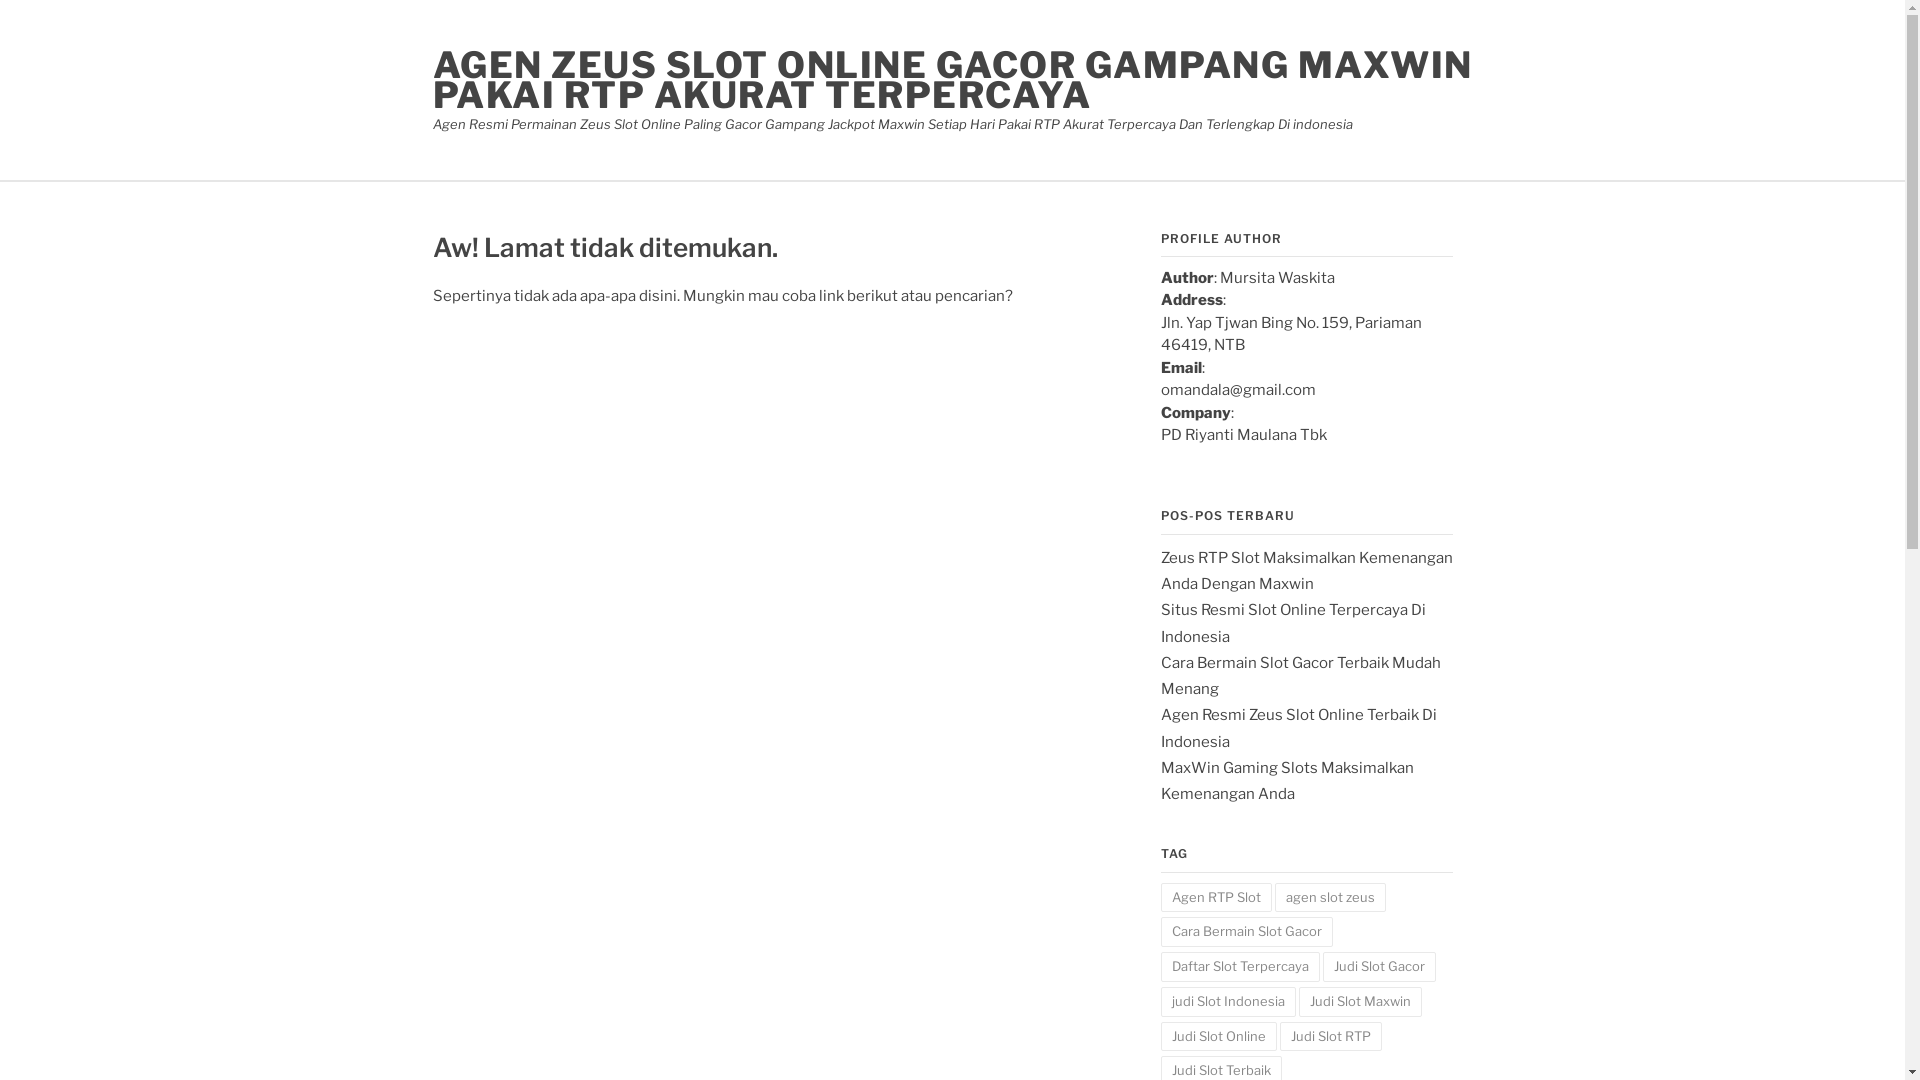 Image resolution: width=1920 pixels, height=1080 pixels. What do you see at coordinates (1226, 1002) in the screenshot?
I see `'judi Slot Indonesia'` at bounding box center [1226, 1002].